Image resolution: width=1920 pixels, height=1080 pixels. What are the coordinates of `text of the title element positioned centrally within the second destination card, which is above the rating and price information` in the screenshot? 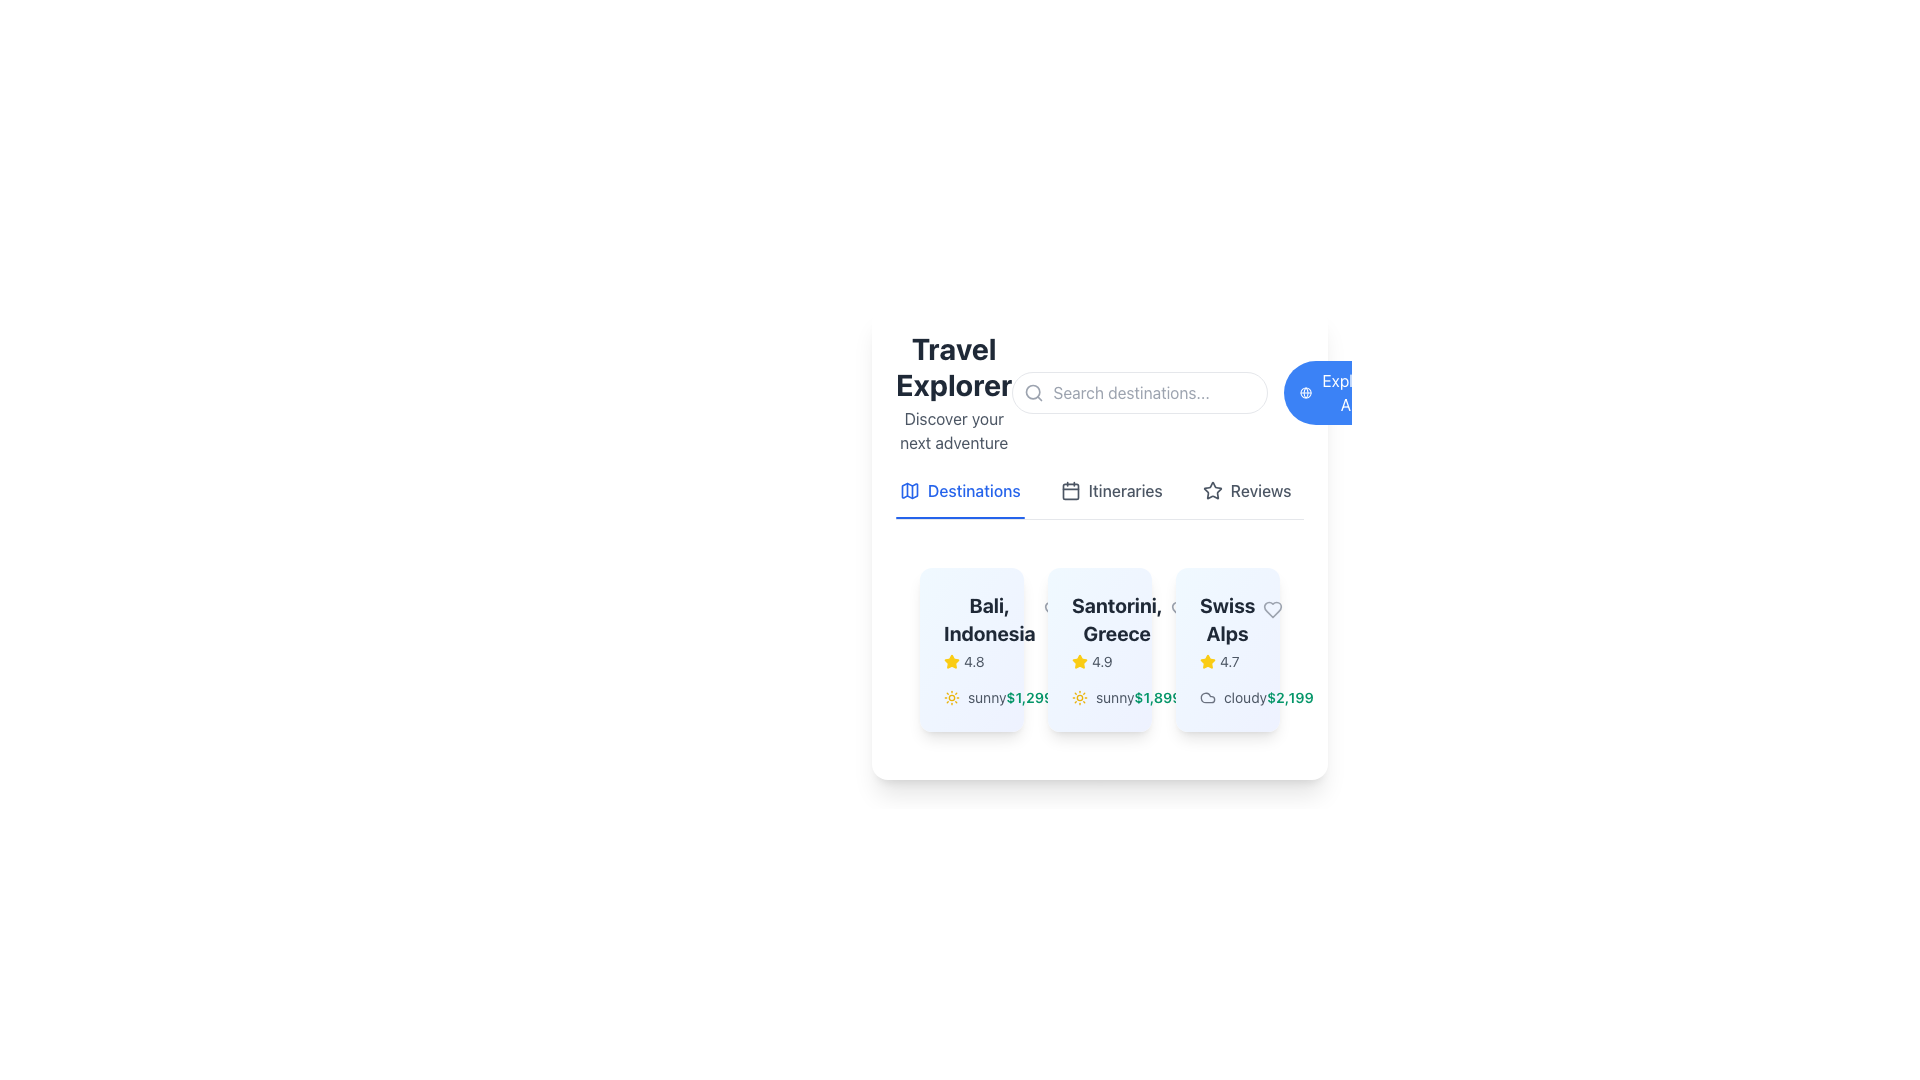 It's located at (1116, 619).